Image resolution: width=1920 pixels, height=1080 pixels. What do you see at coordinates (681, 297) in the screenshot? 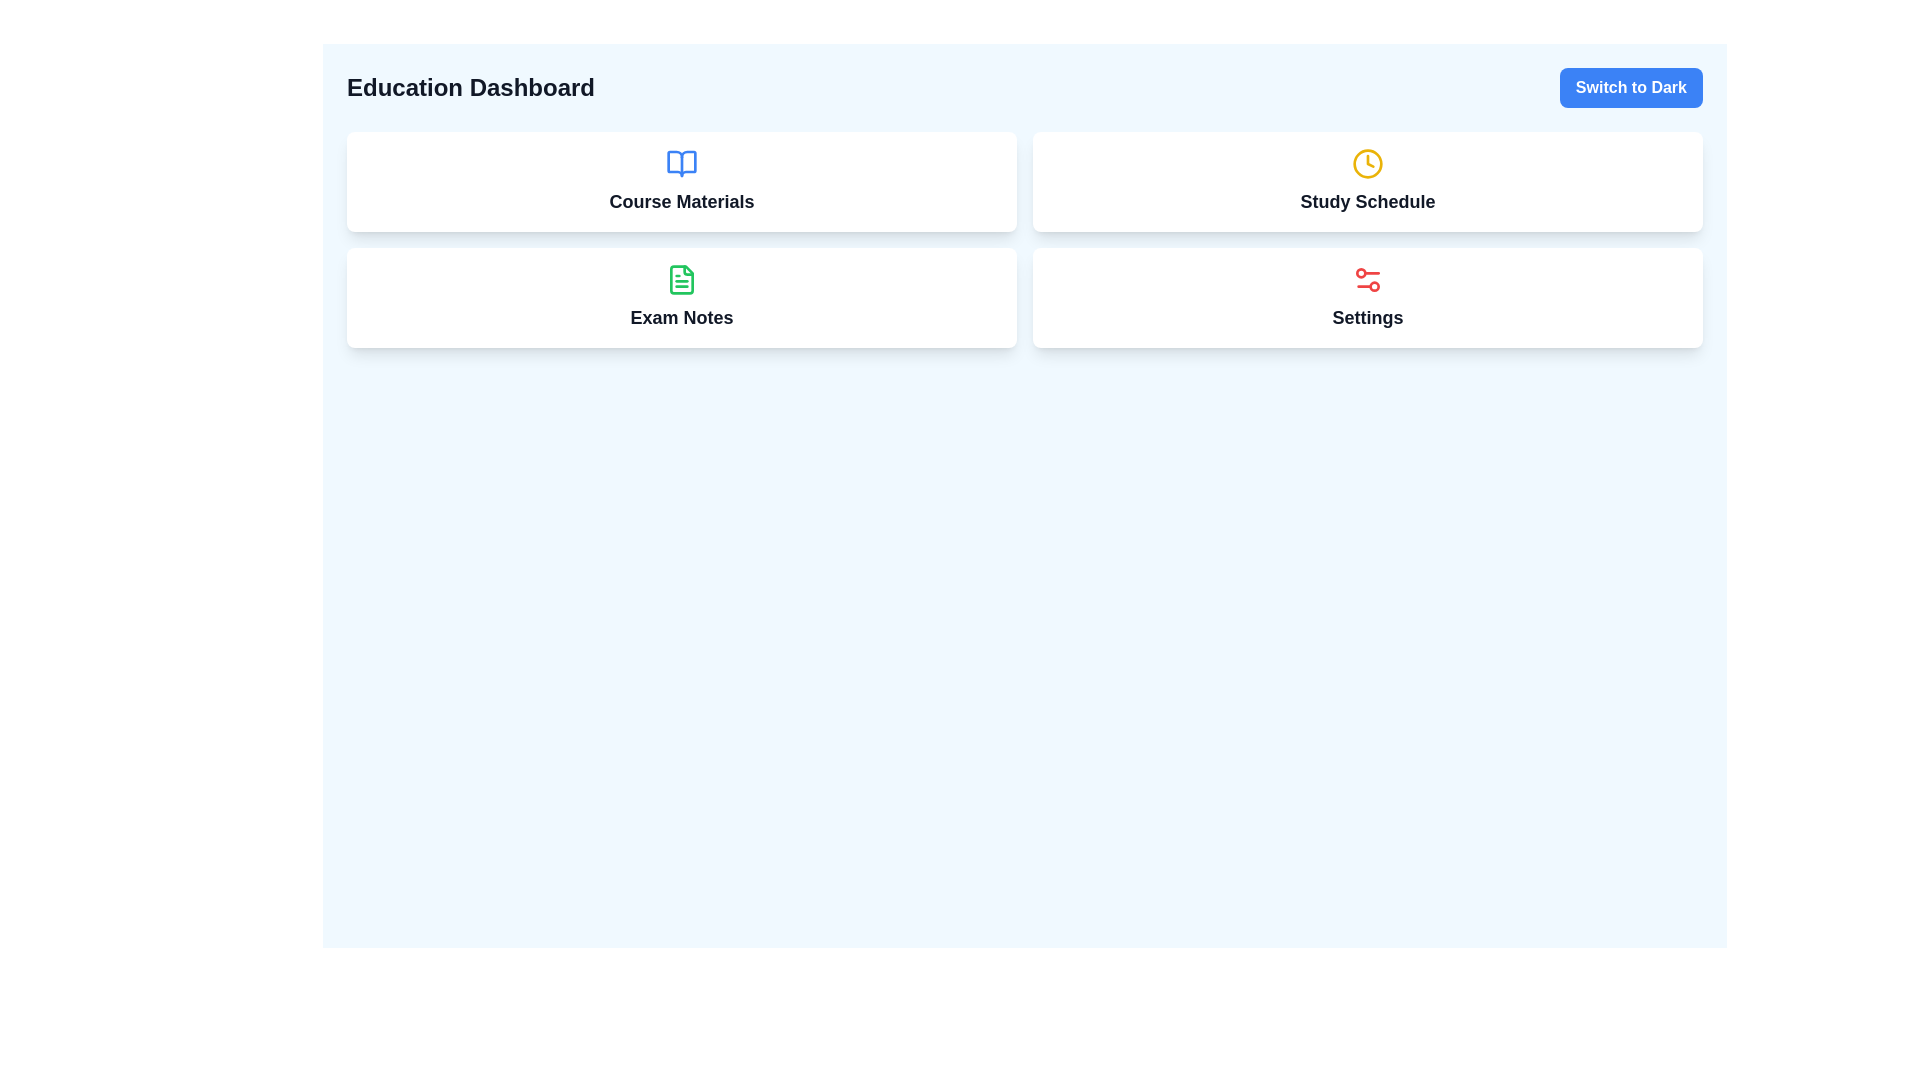
I see `the button-like rectangular card located in the bottom-left corner of a 2x2 grid layout` at bounding box center [681, 297].